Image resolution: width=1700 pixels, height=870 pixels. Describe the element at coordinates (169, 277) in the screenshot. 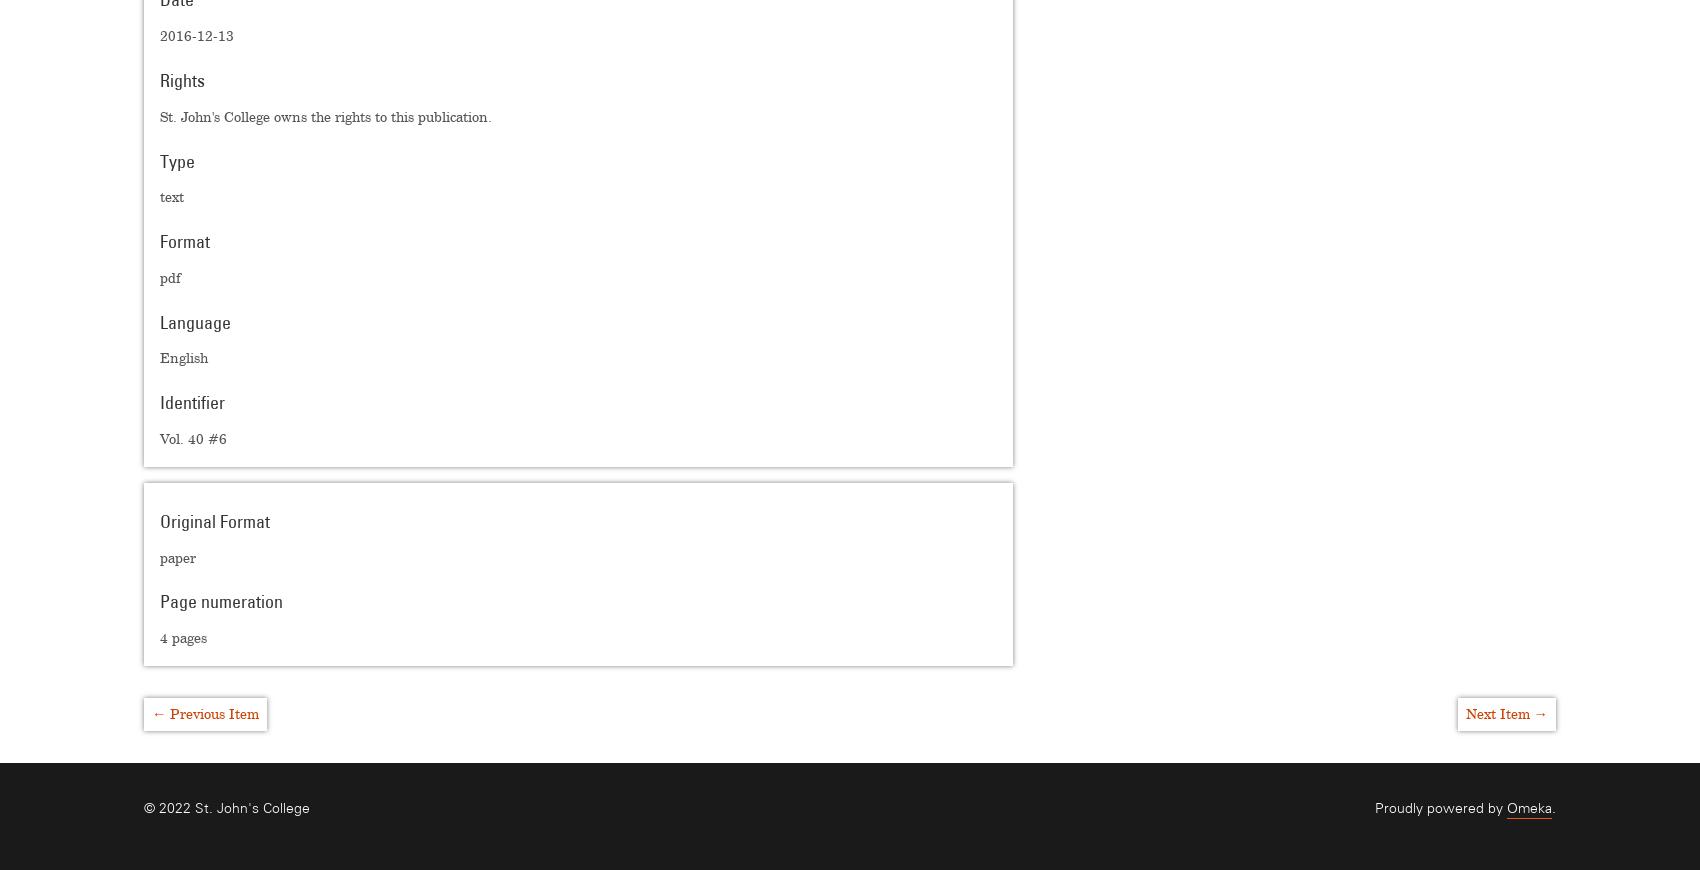

I see `'pdf'` at that location.